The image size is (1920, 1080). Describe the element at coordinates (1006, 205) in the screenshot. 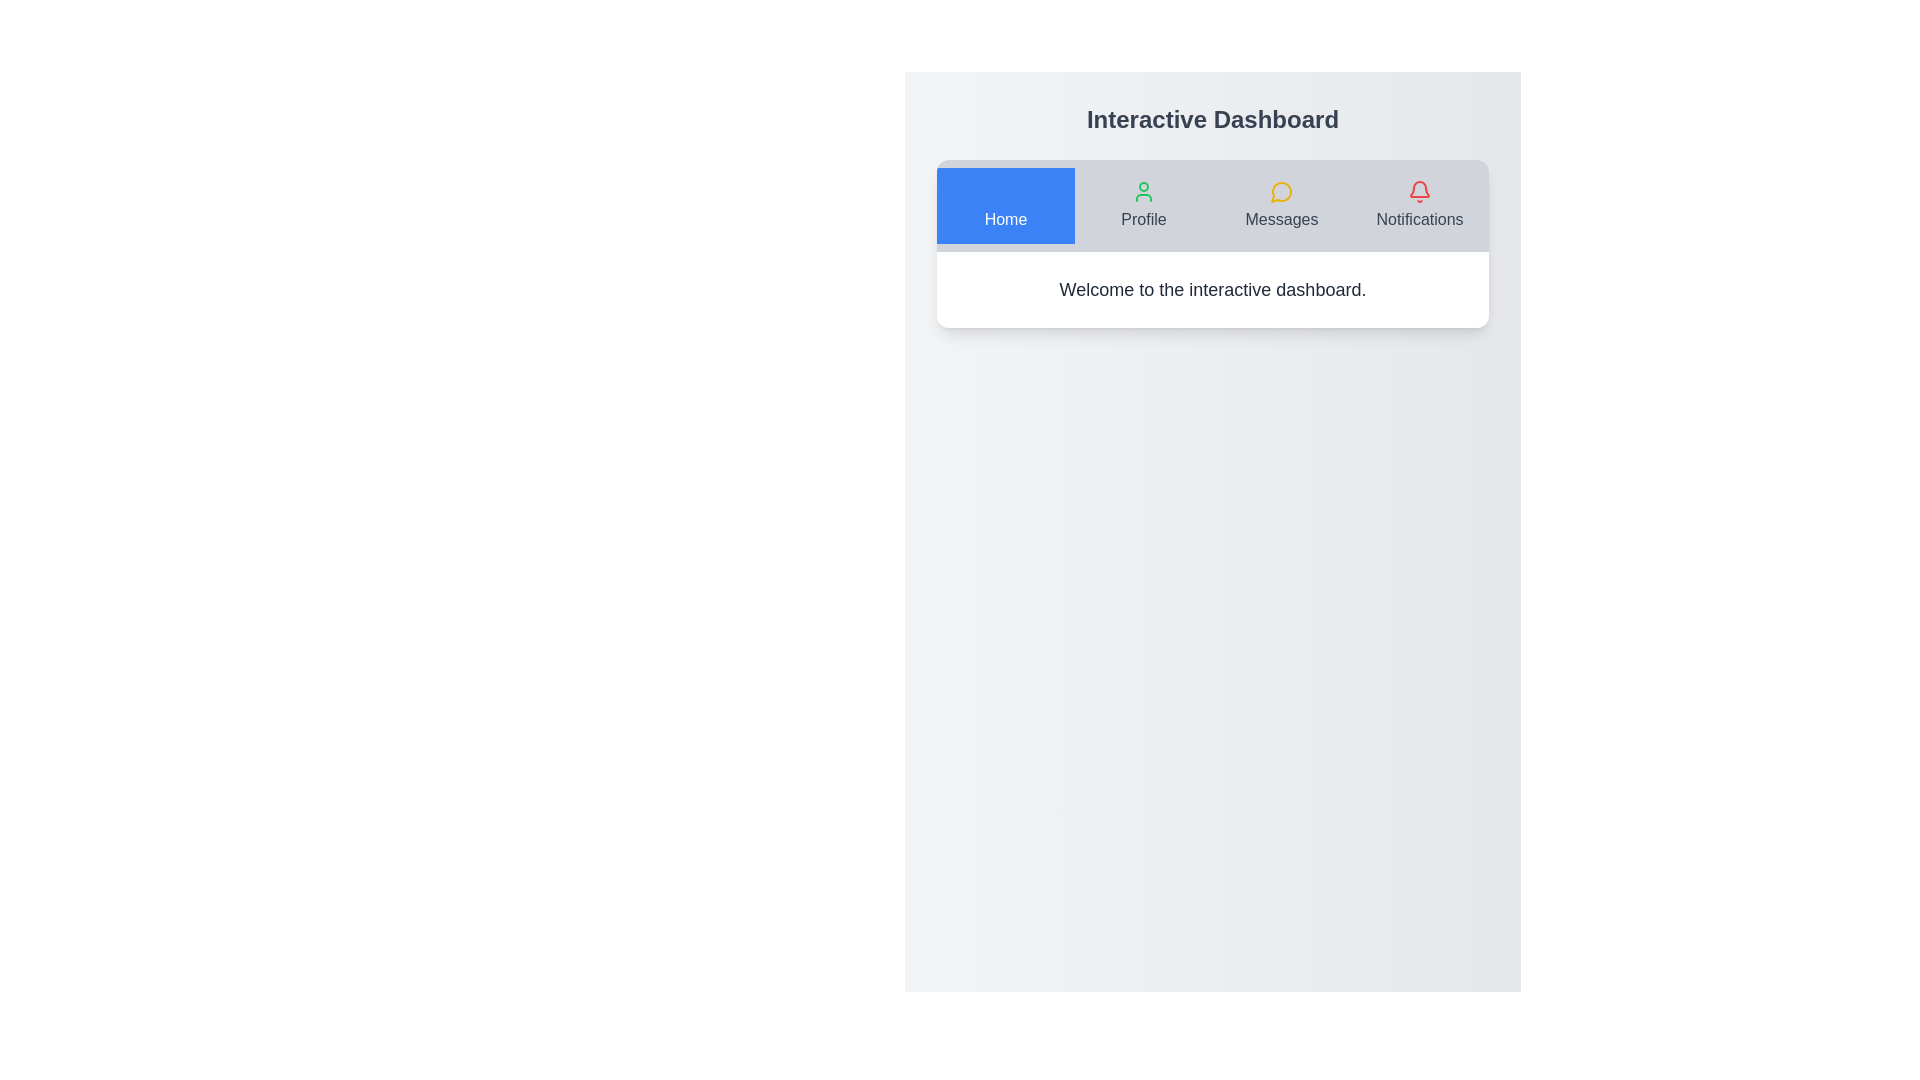

I see `the 'Home' button located at the leftmost position in the top navigation bar, which features a shopping cart icon above the label` at that location.